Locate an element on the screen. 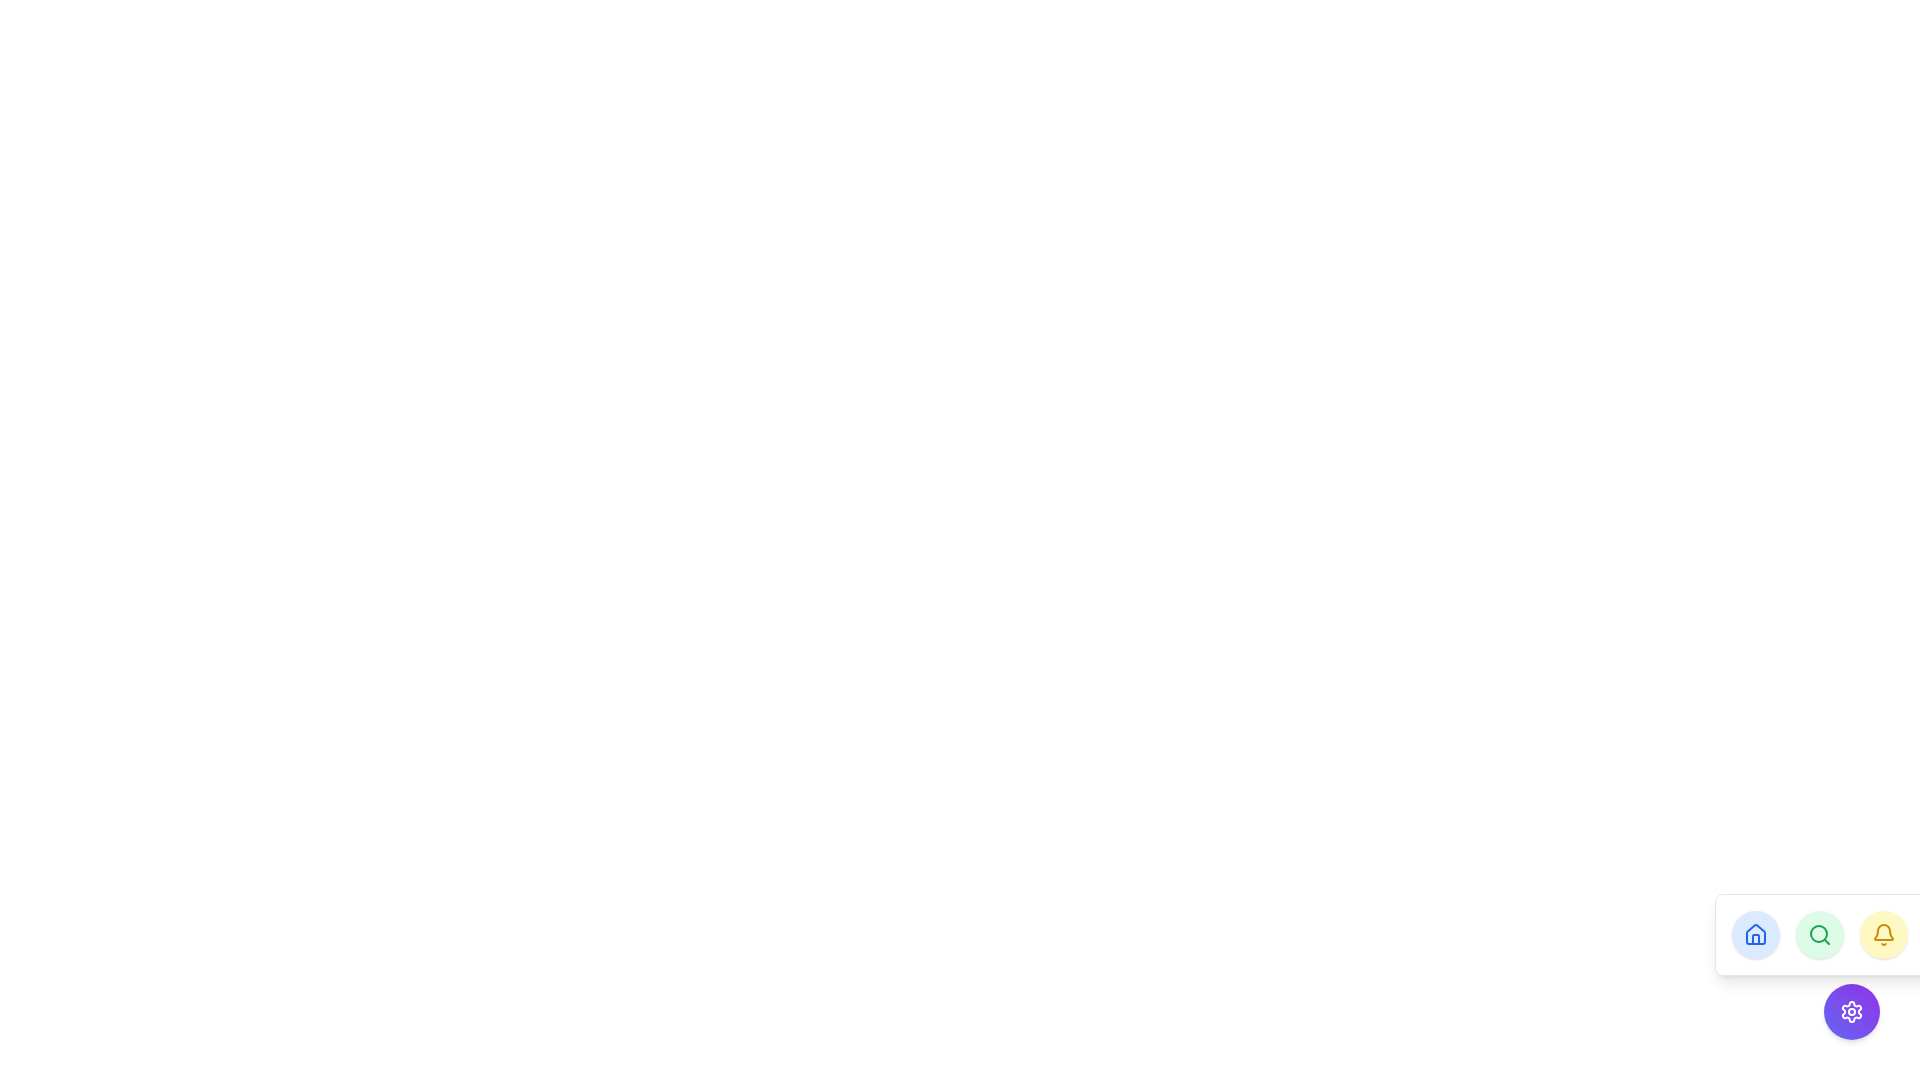 This screenshot has width=1920, height=1080. the circular yellow button with a bell icon at the center is located at coordinates (1882, 934).